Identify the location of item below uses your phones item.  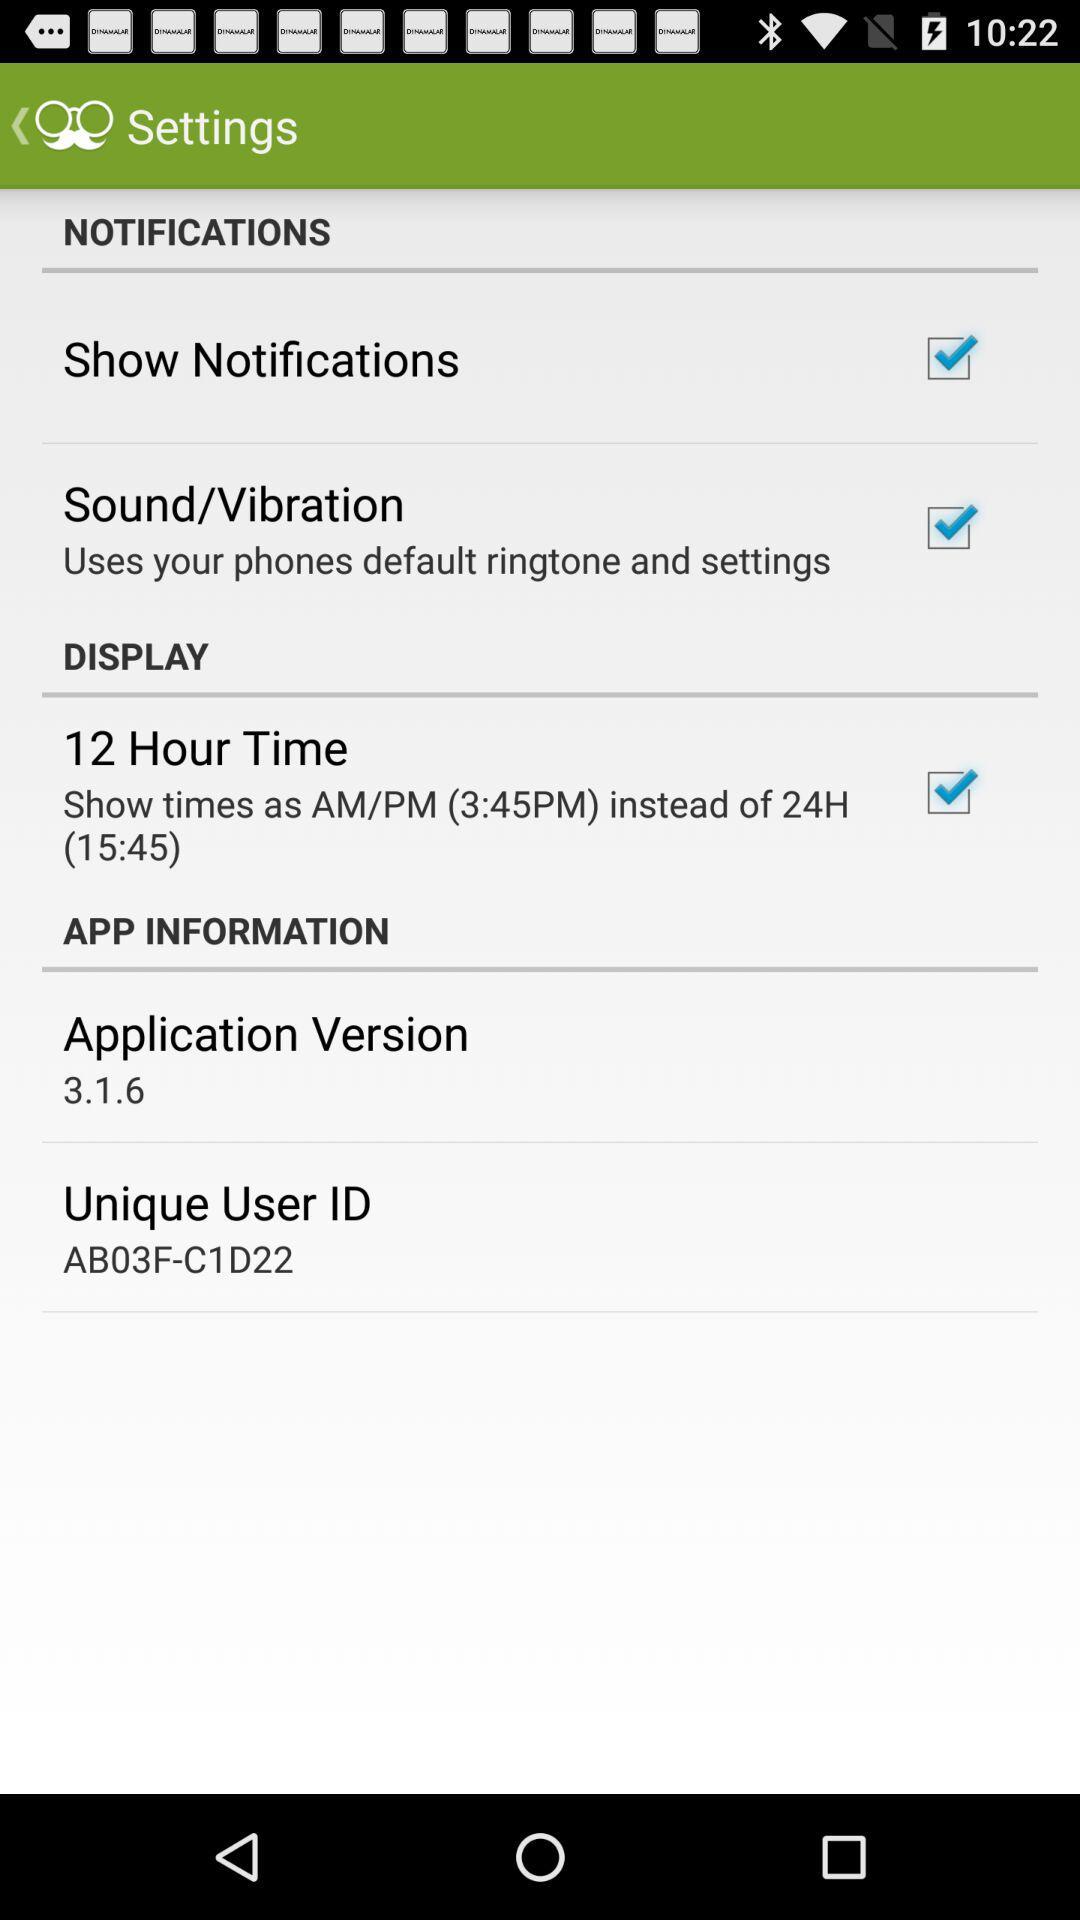
(540, 655).